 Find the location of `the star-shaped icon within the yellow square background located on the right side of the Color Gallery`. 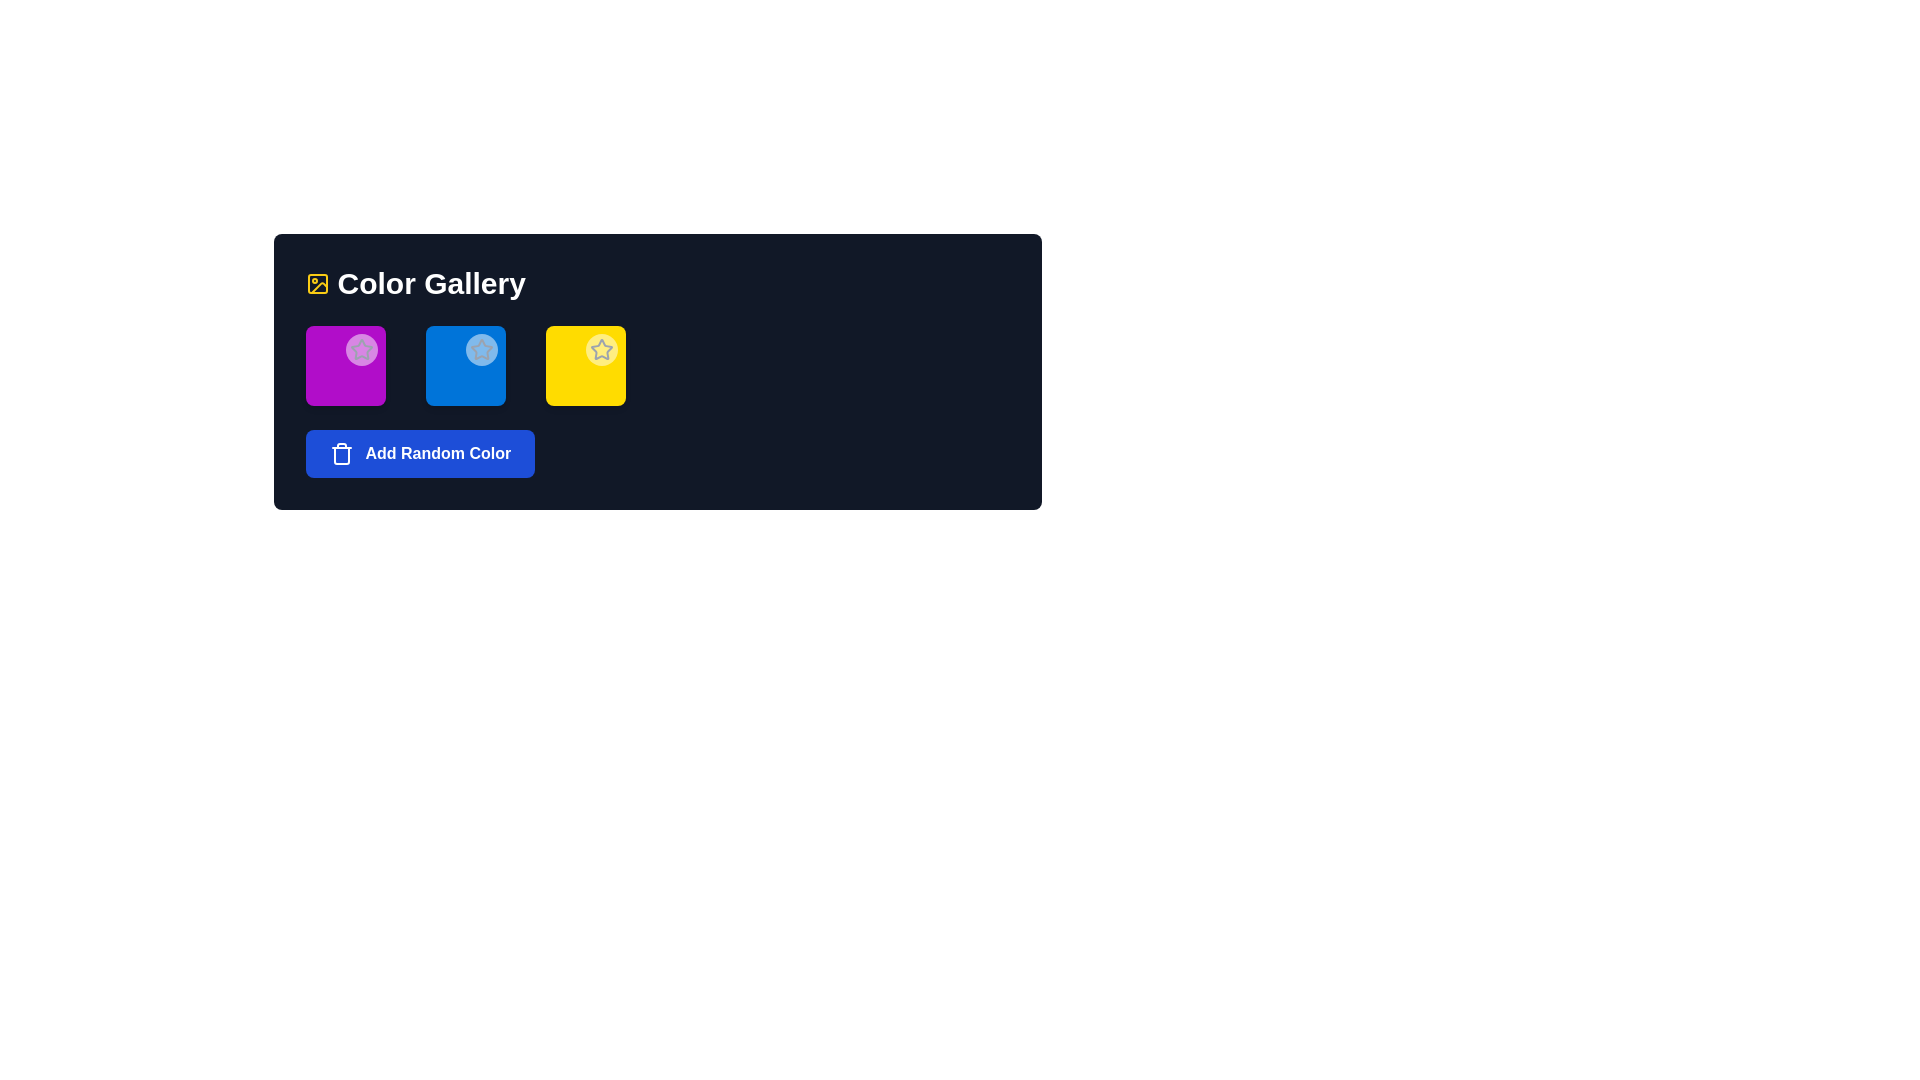

the star-shaped icon within the yellow square background located on the right side of the Color Gallery is located at coordinates (599, 347).